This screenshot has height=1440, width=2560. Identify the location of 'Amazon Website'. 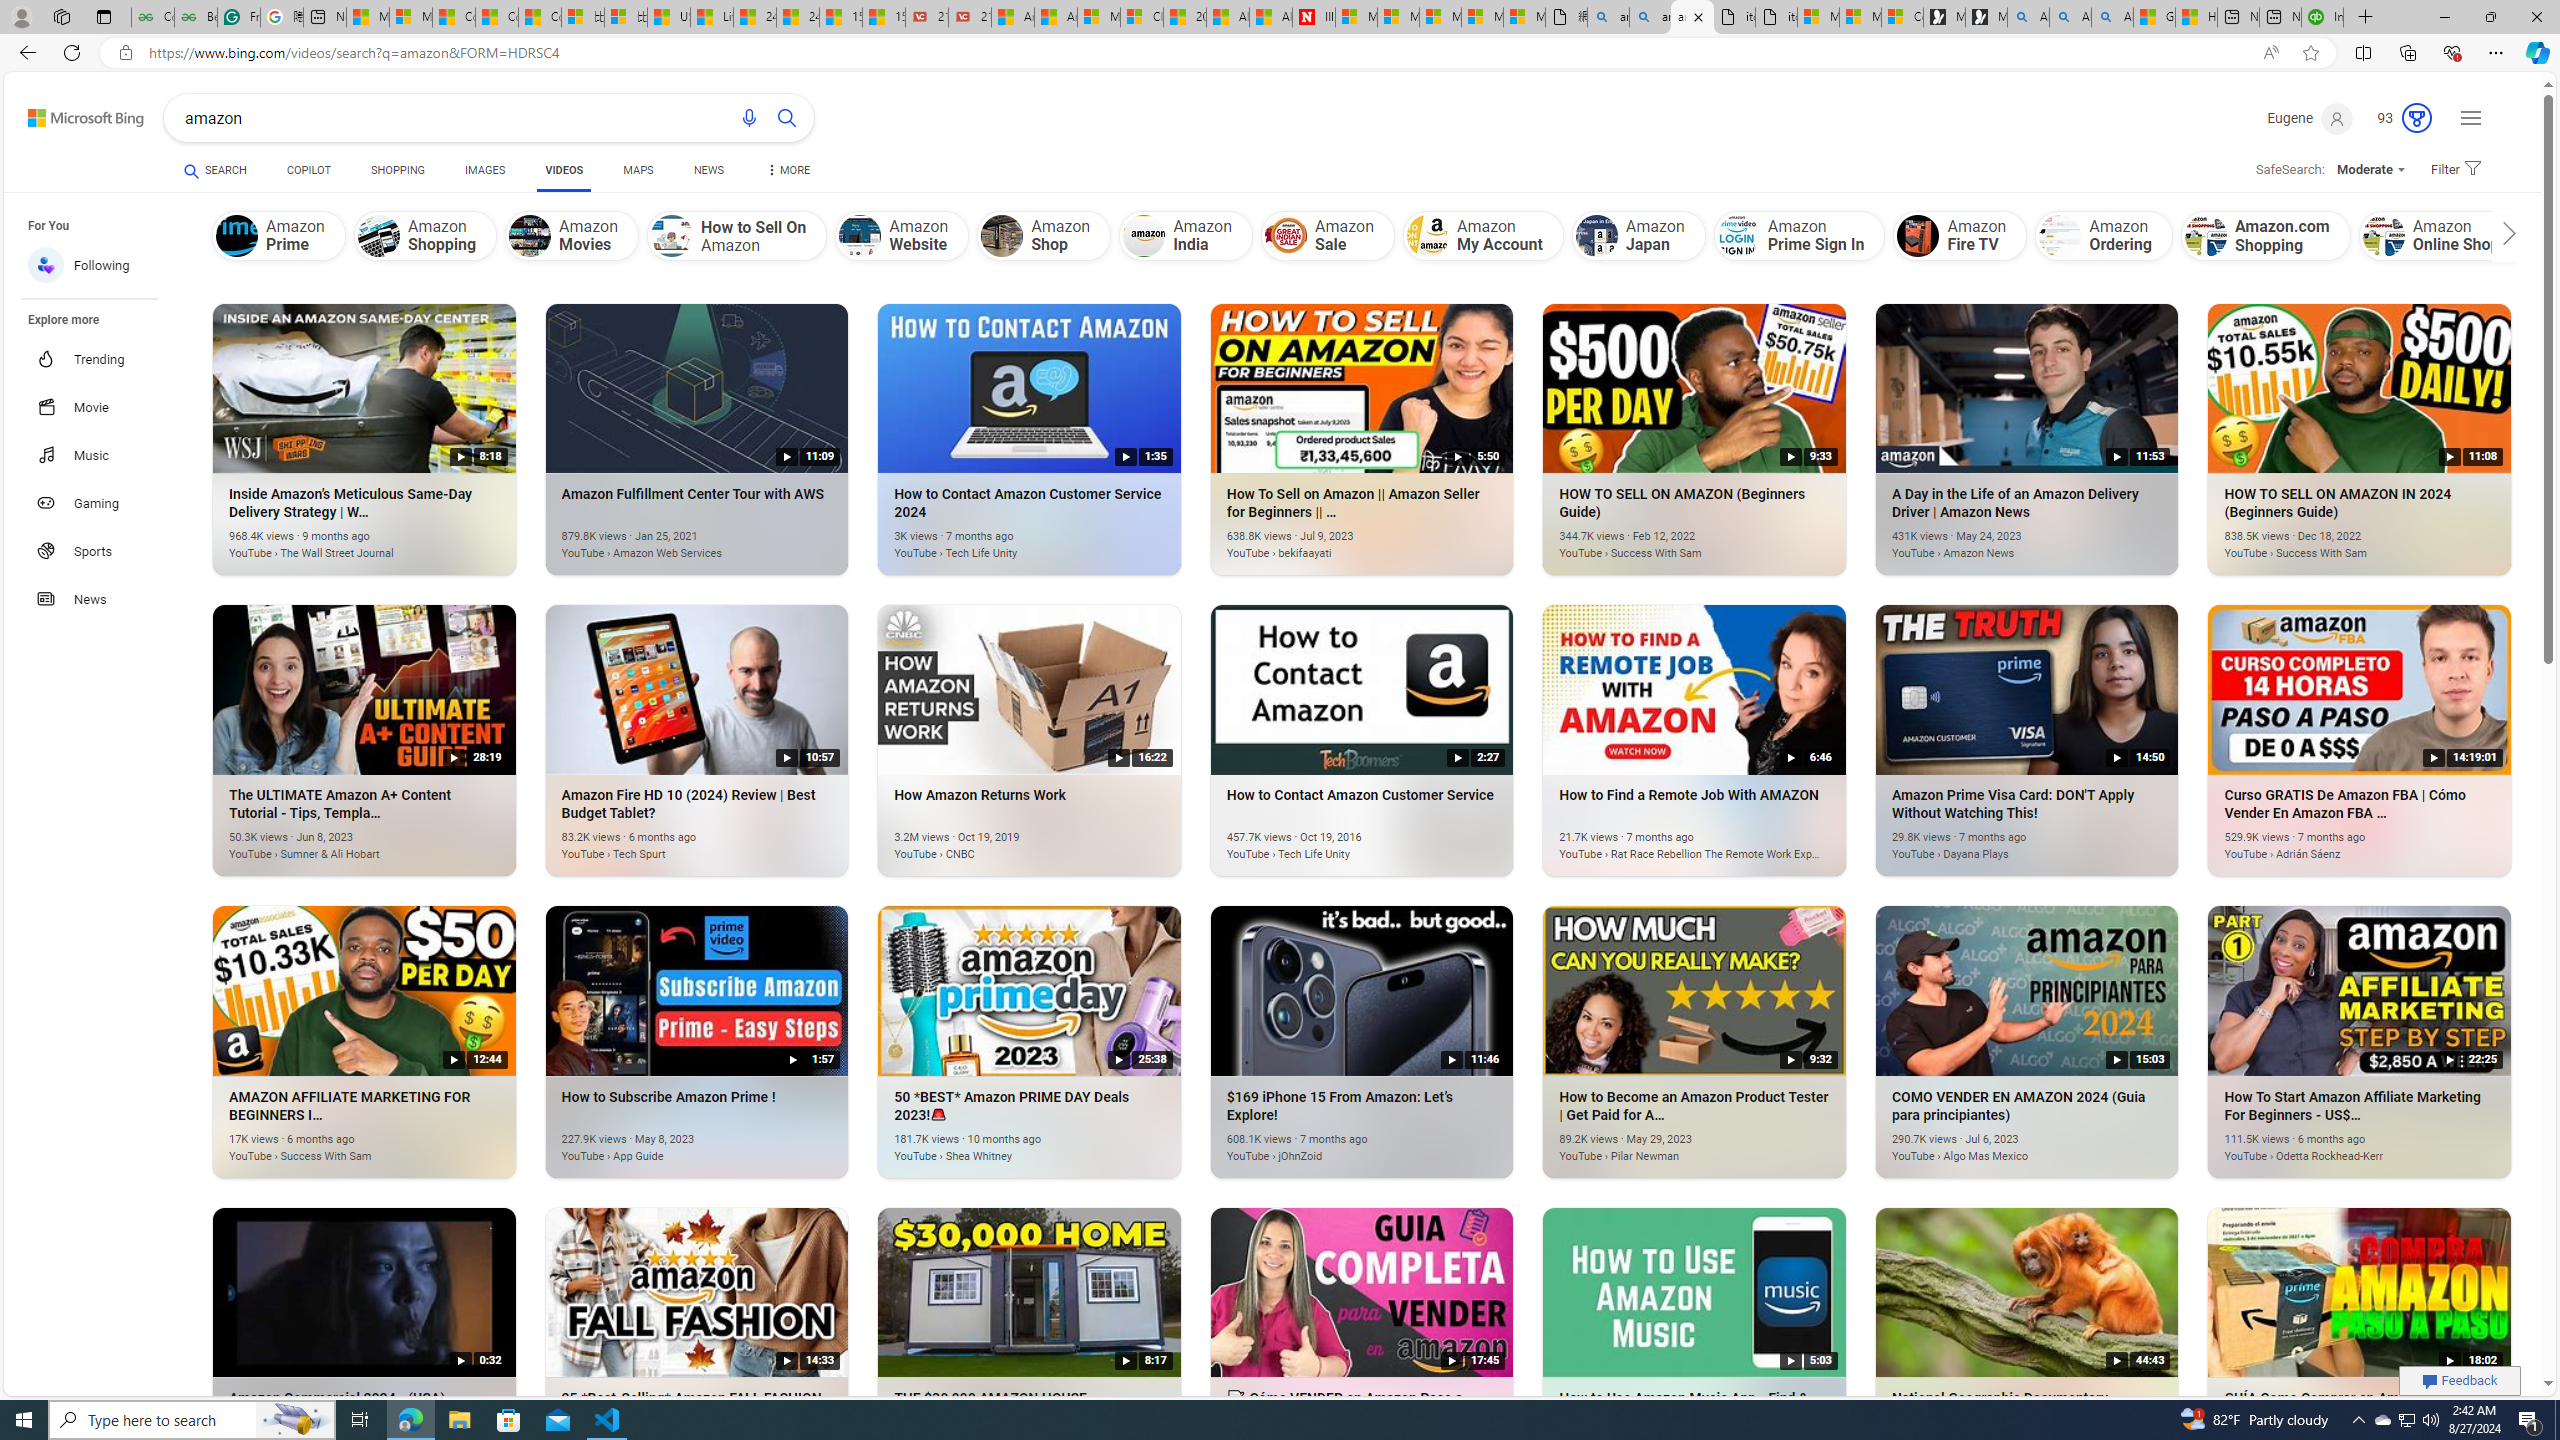
(860, 234).